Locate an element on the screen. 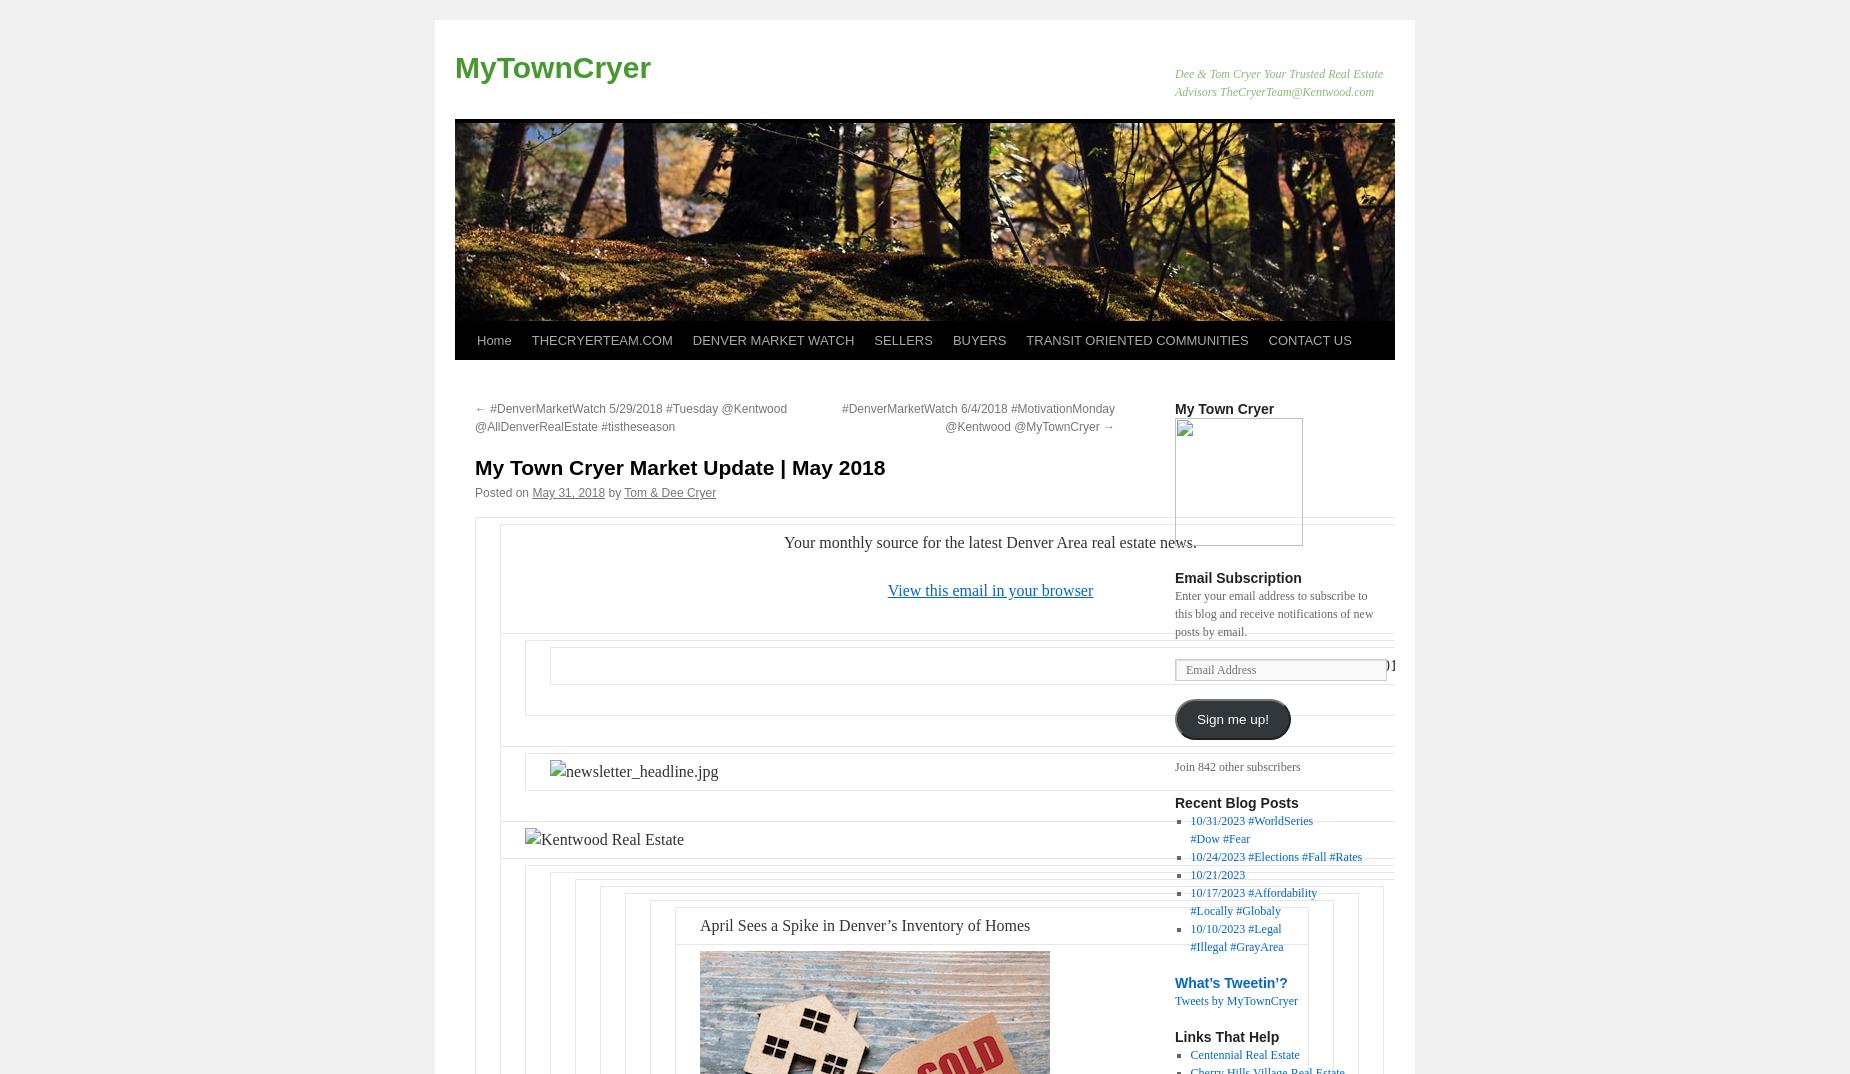 The image size is (1850, 1074). '10/21/2023' is located at coordinates (1188, 873).